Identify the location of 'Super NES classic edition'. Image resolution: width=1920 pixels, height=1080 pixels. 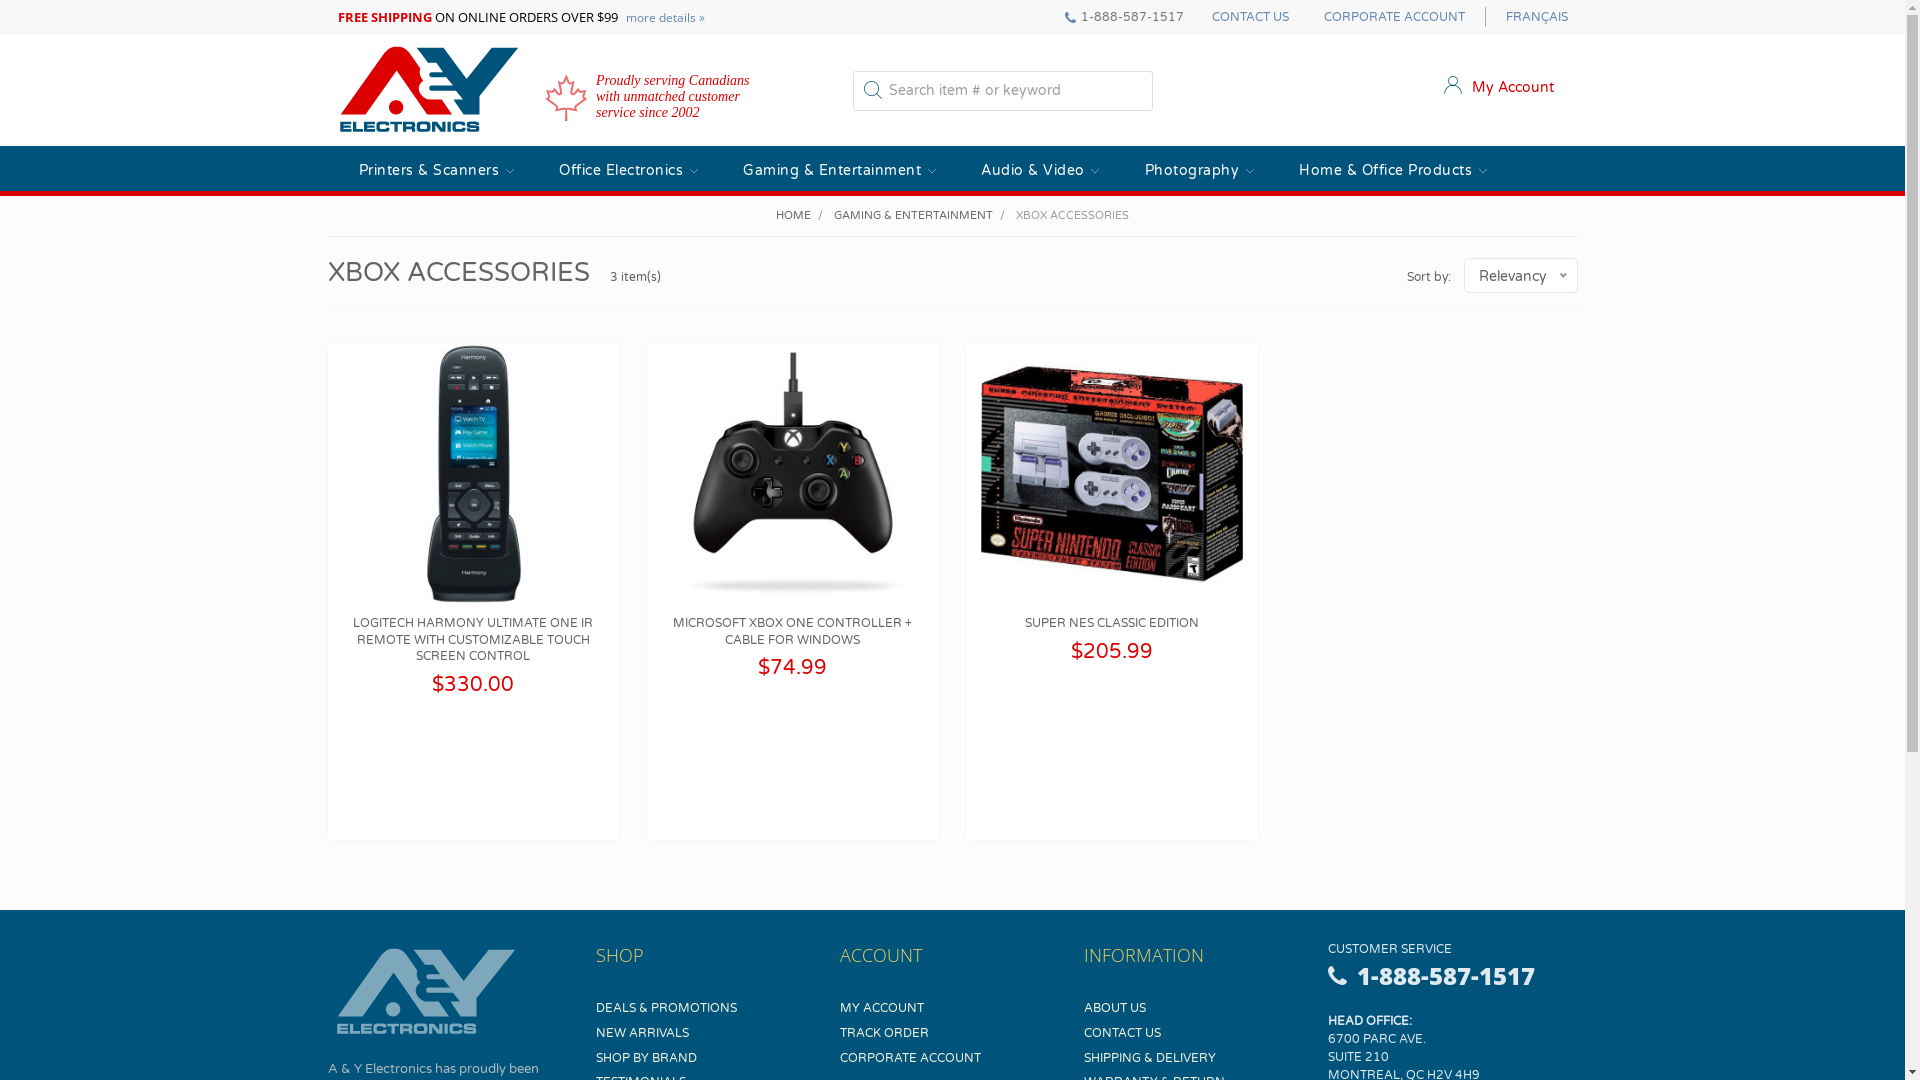
(1111, 474).